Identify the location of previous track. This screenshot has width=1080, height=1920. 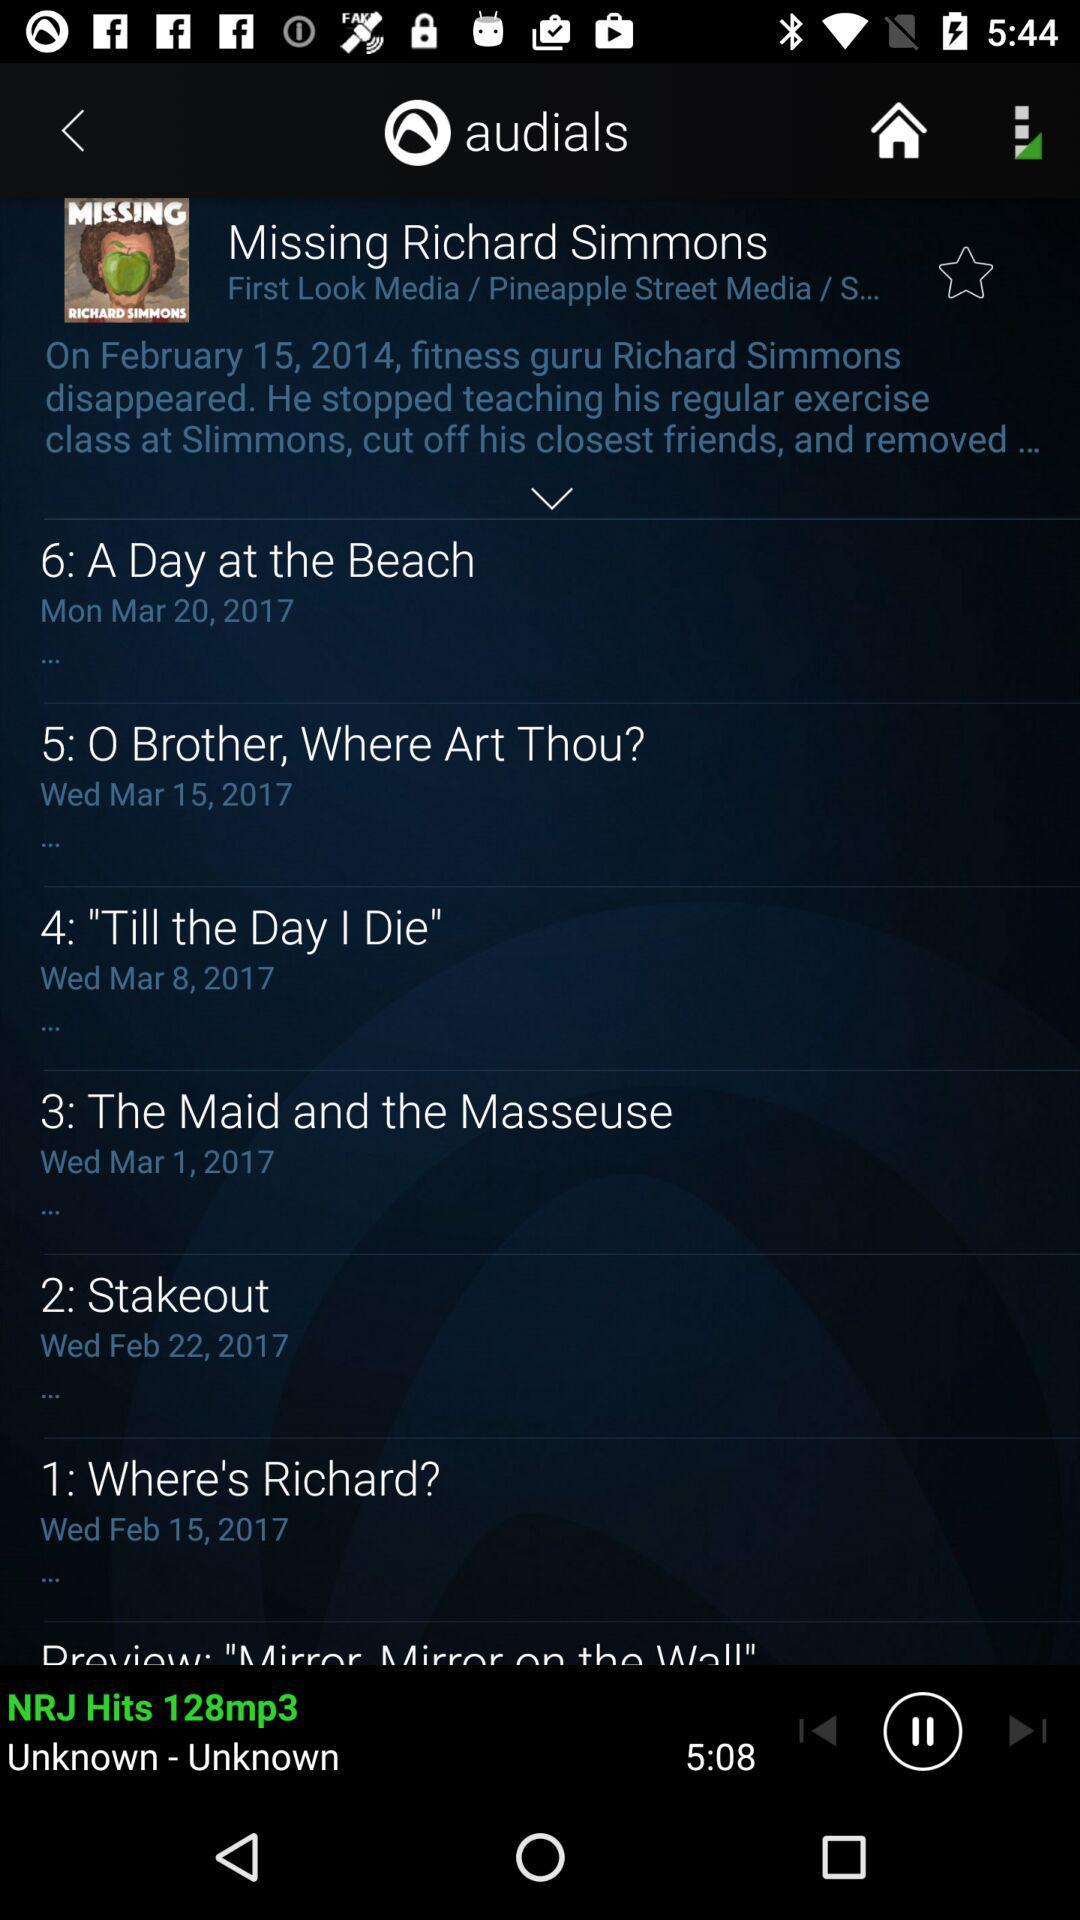
(817, 1730).